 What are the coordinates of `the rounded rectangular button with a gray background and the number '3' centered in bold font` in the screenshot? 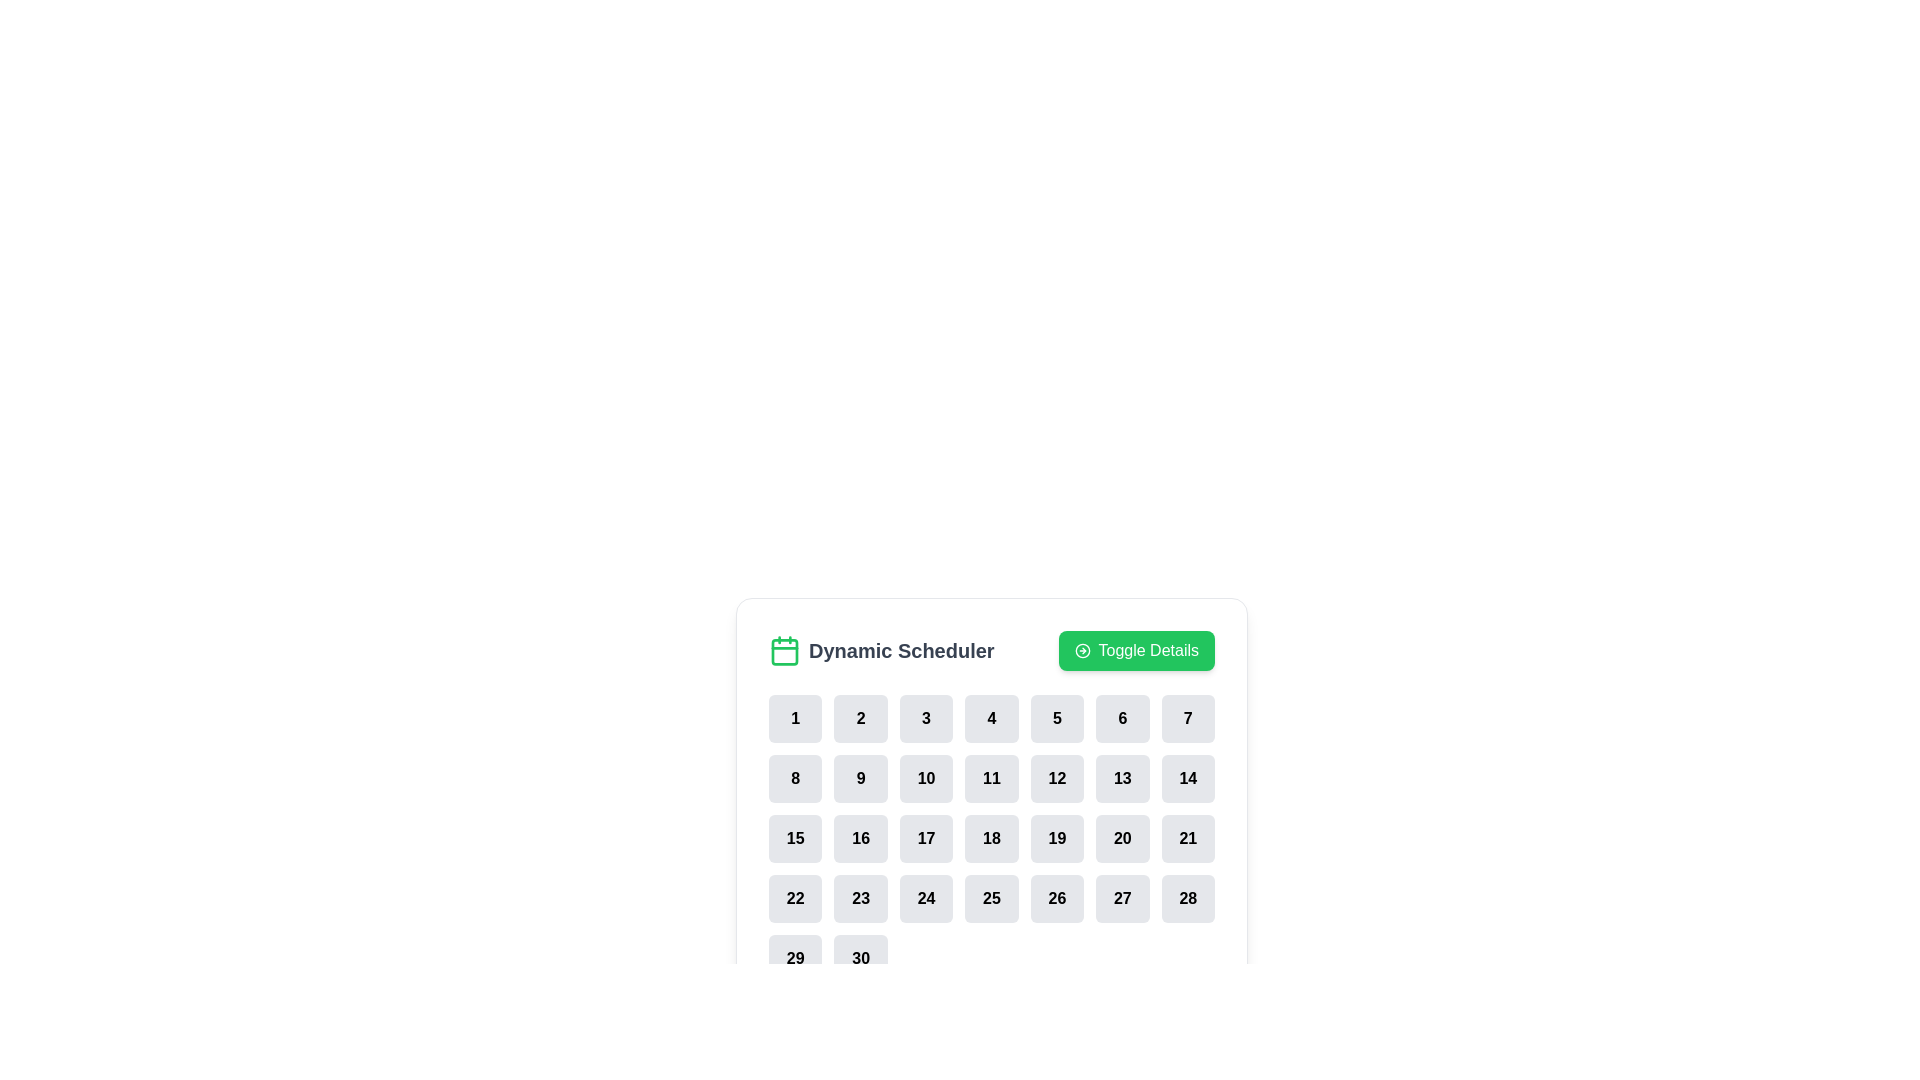 It's located at (925, 717).